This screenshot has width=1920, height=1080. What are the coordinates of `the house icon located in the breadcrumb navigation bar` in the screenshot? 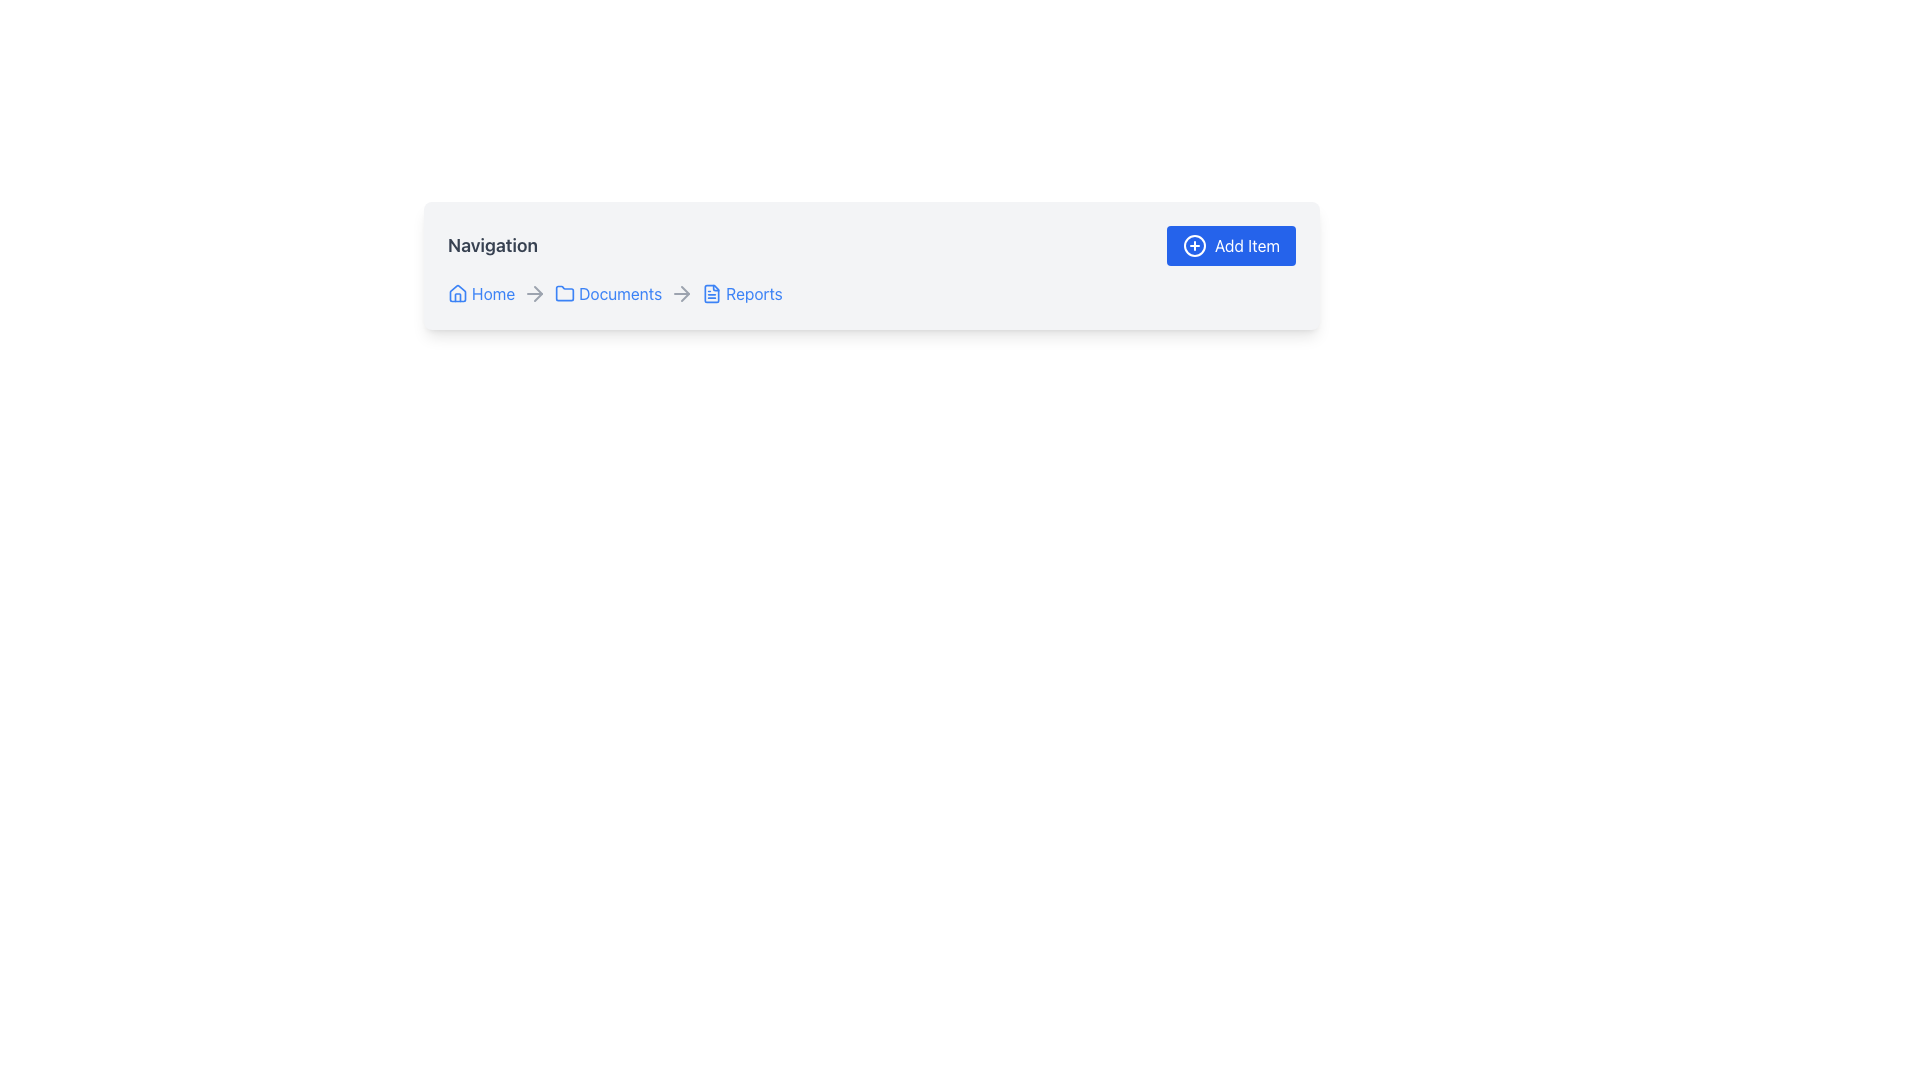 It's located at (456, 293).